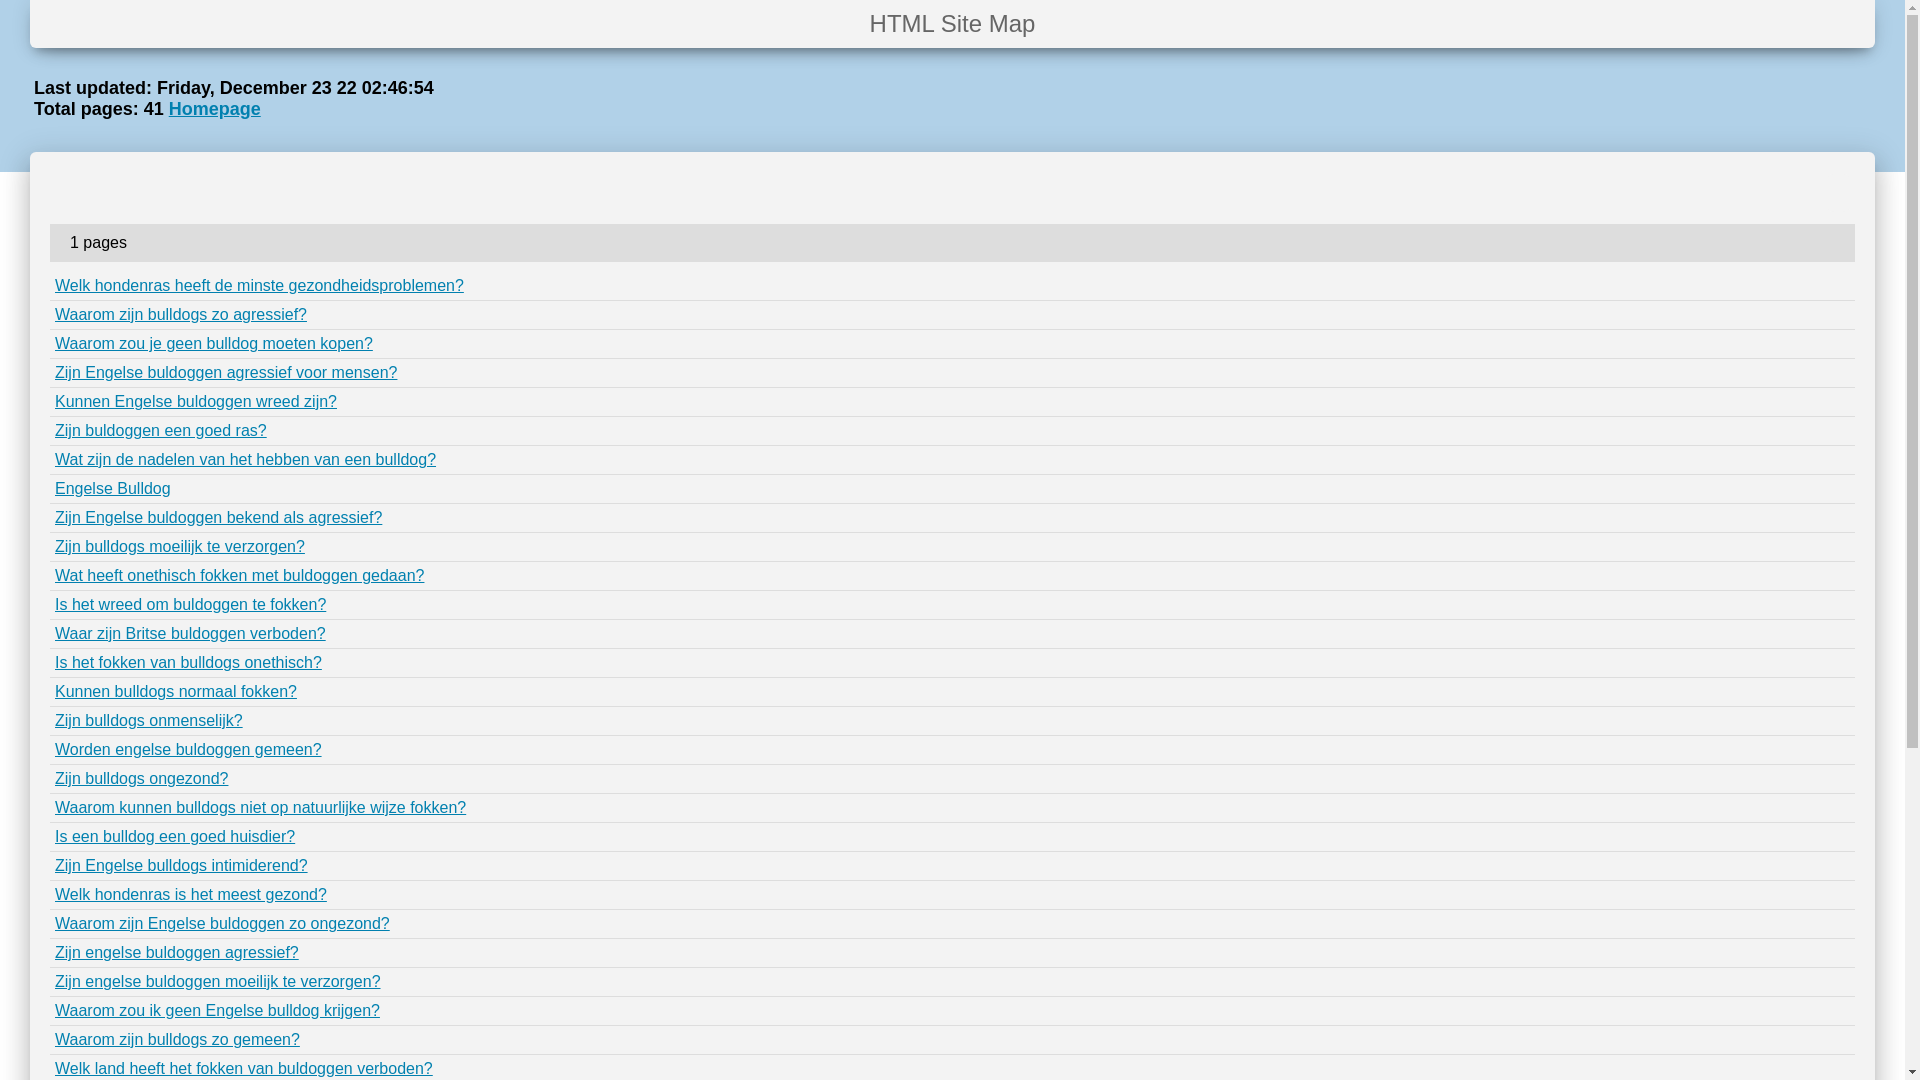  What do you see at coordinates (215, 108) in the screenshot?
I see `'Homepage'` at bounding box center [215, 108].